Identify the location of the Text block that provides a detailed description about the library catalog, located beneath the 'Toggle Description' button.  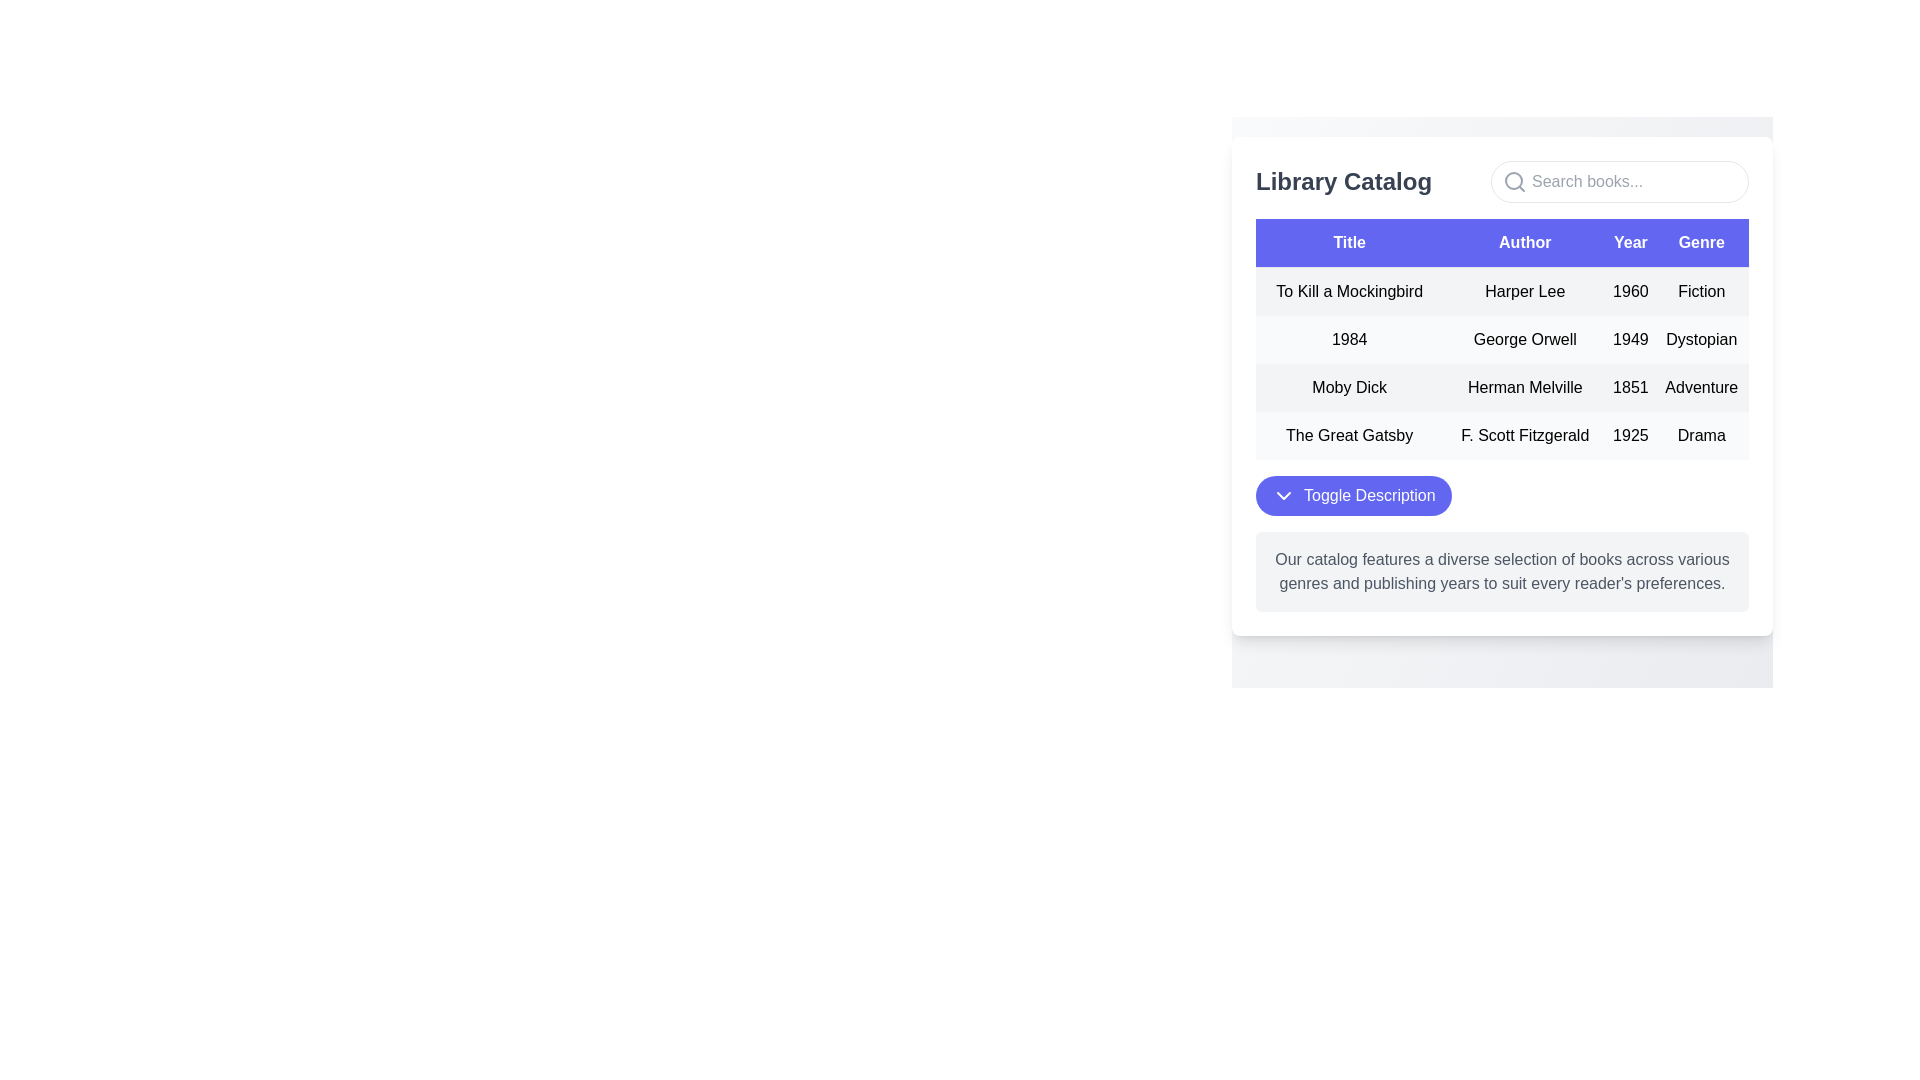
(1502, 543).